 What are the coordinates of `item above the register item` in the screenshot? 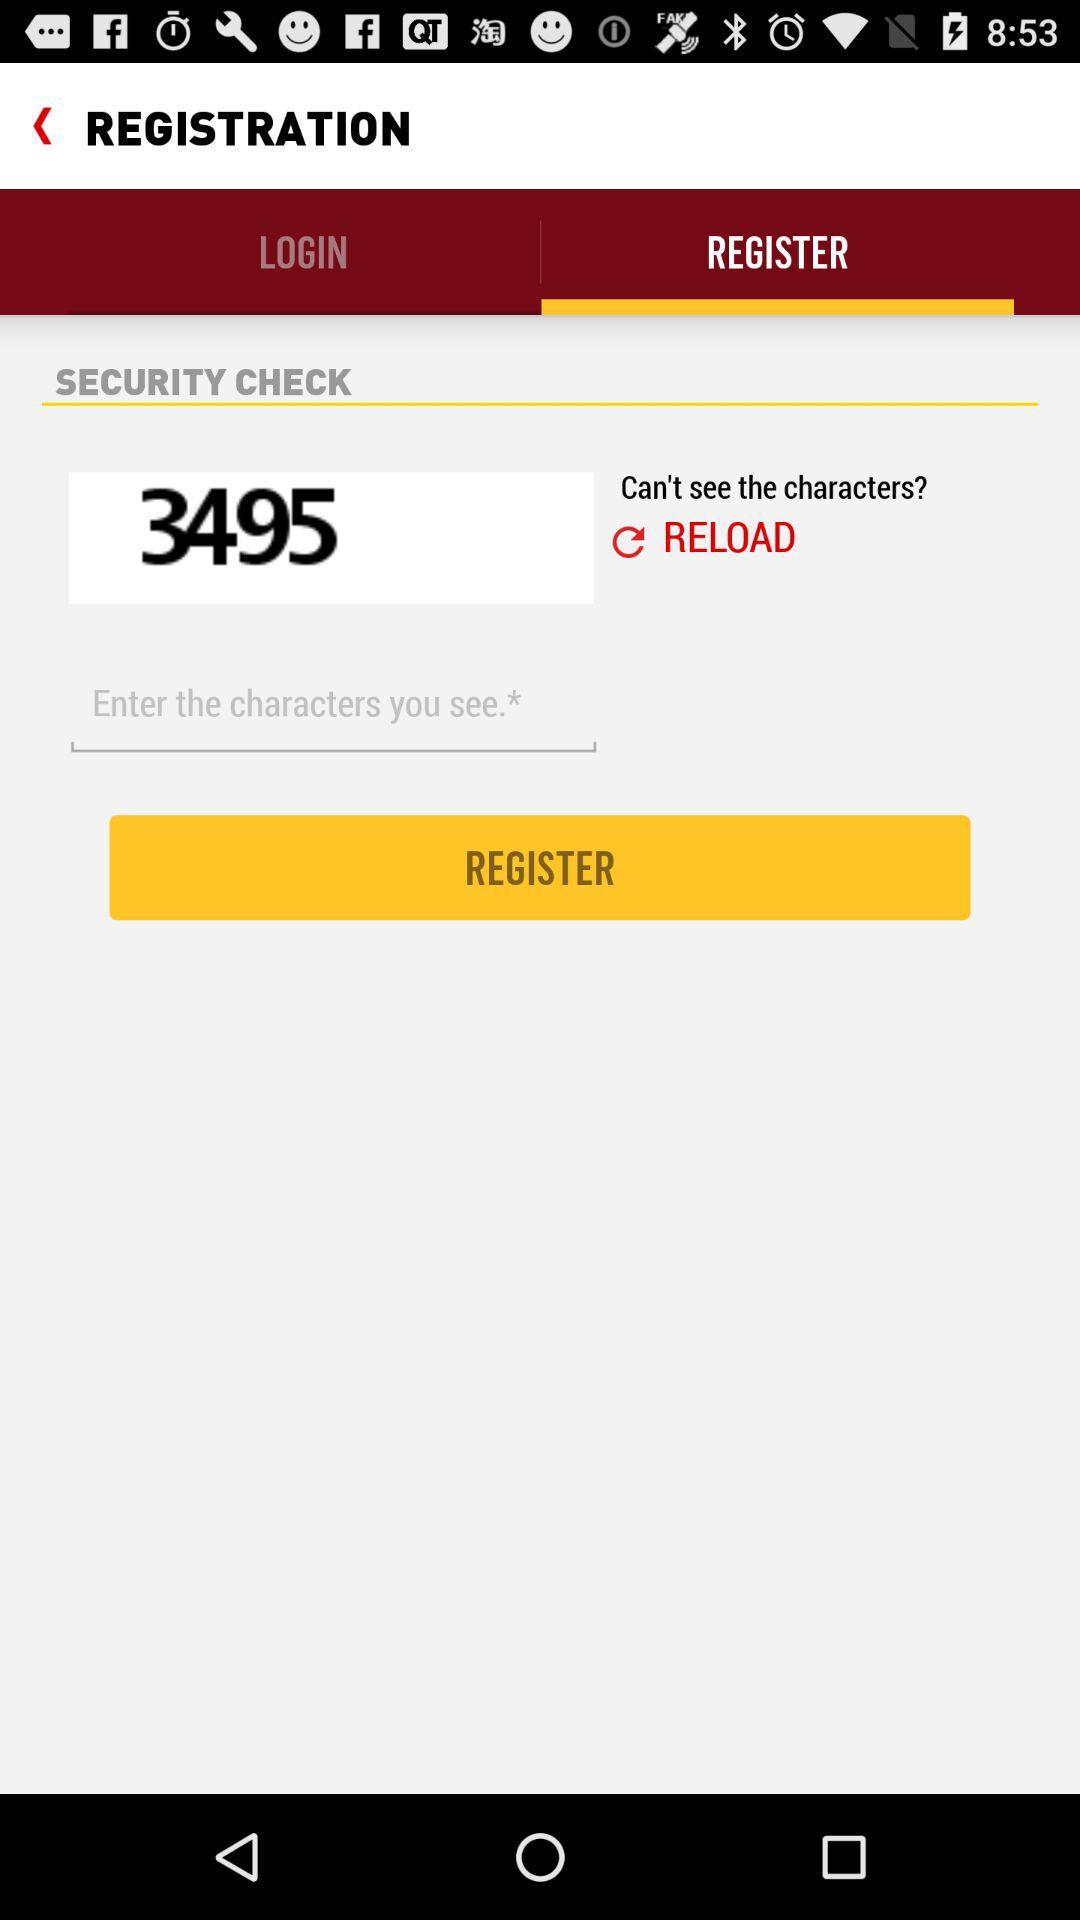 It's located at (729, 535).